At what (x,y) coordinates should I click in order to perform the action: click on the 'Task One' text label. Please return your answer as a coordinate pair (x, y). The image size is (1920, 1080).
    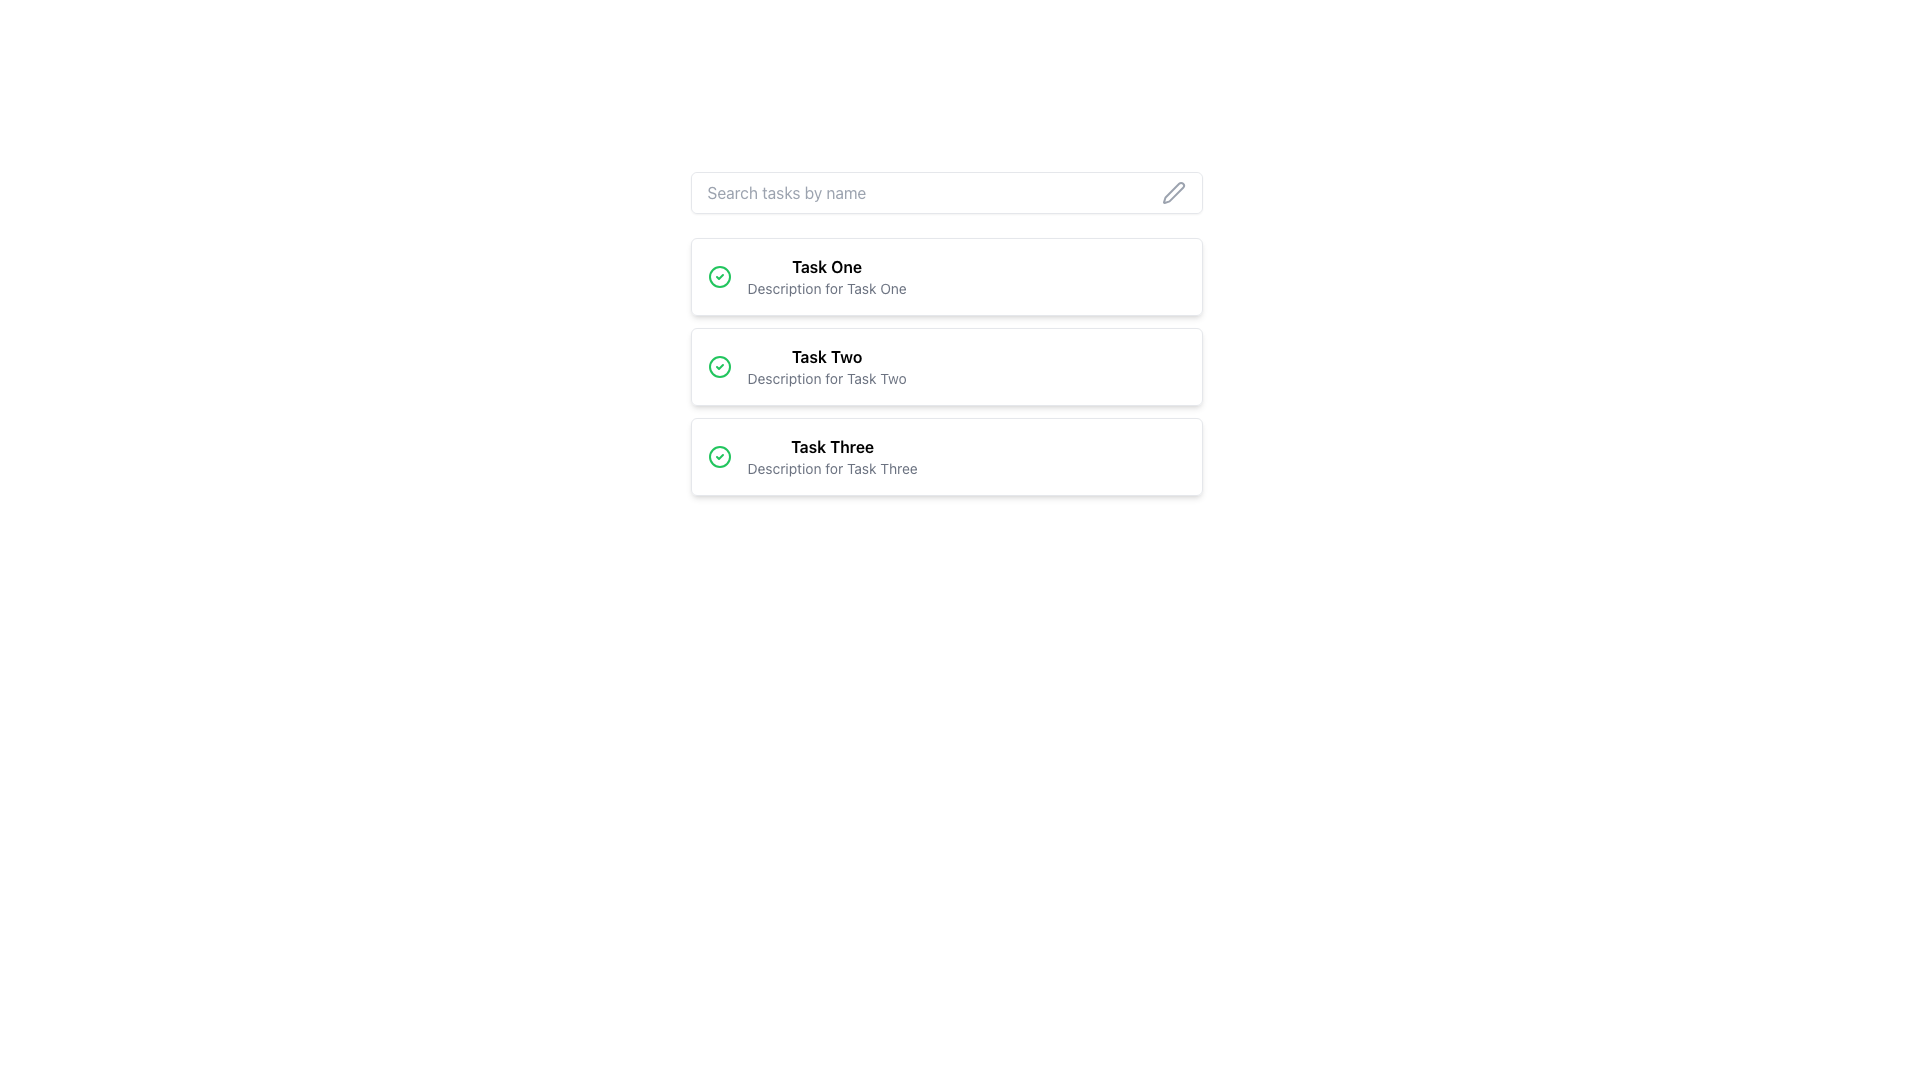
    Looking at the image, I should click on (827, 265).